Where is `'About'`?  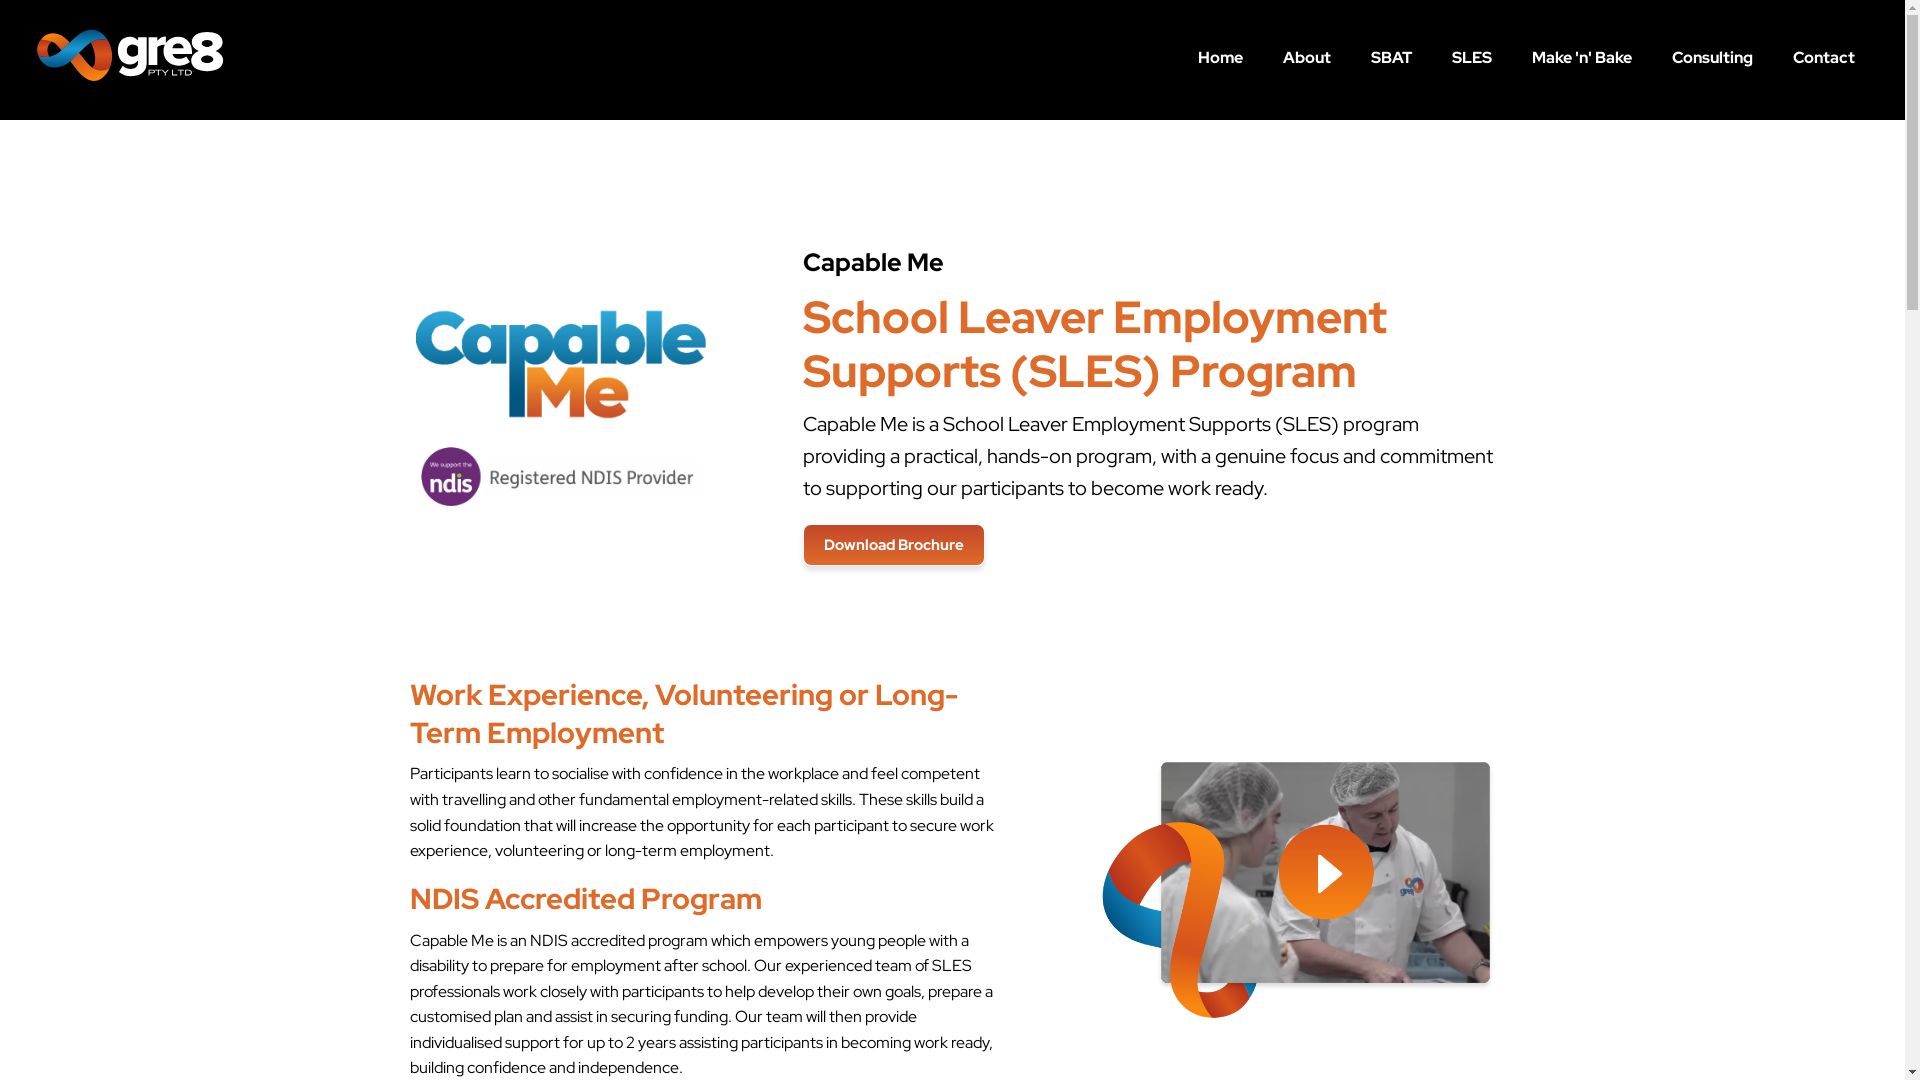 'About' is located at coordinates (1306, 56).